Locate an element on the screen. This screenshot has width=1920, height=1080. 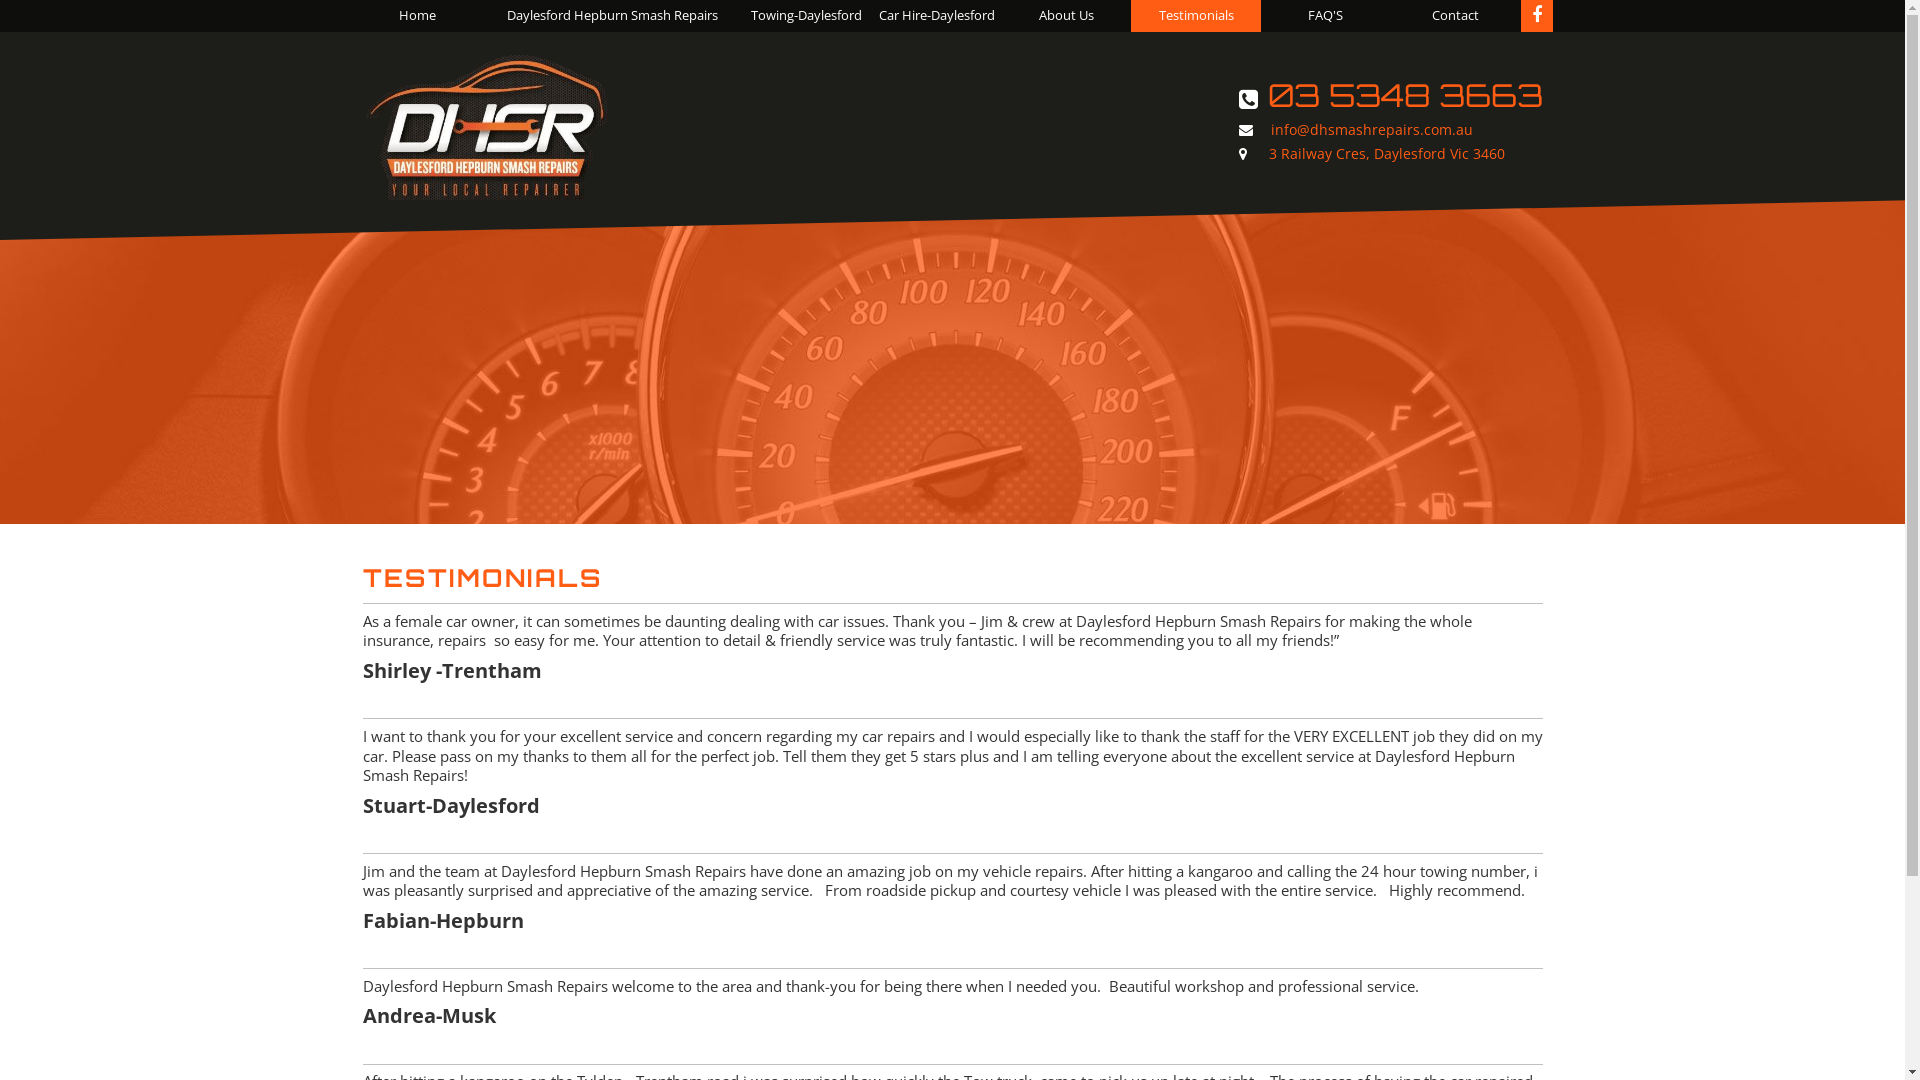
'Home' is located at coordinates (351, 15).